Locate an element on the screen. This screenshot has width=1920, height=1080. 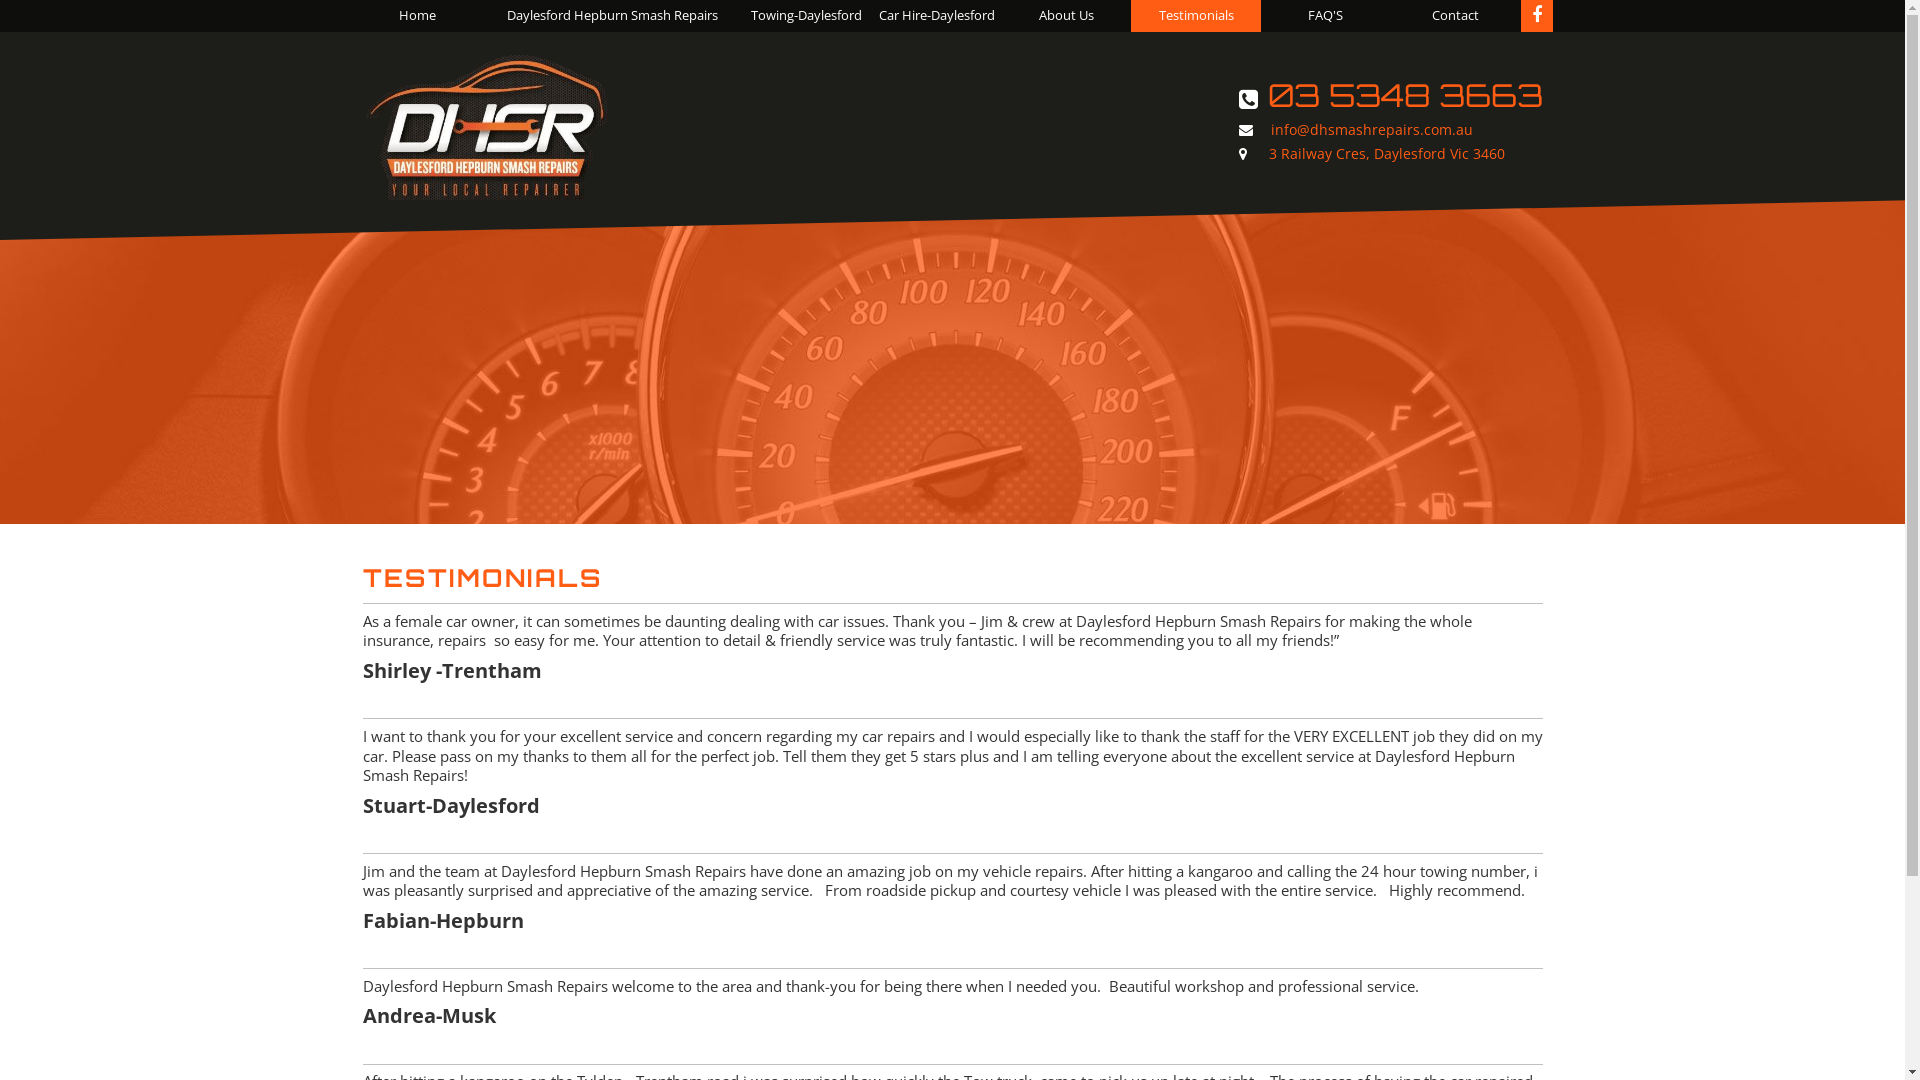
'Home' is located at coordinates (351, 15).